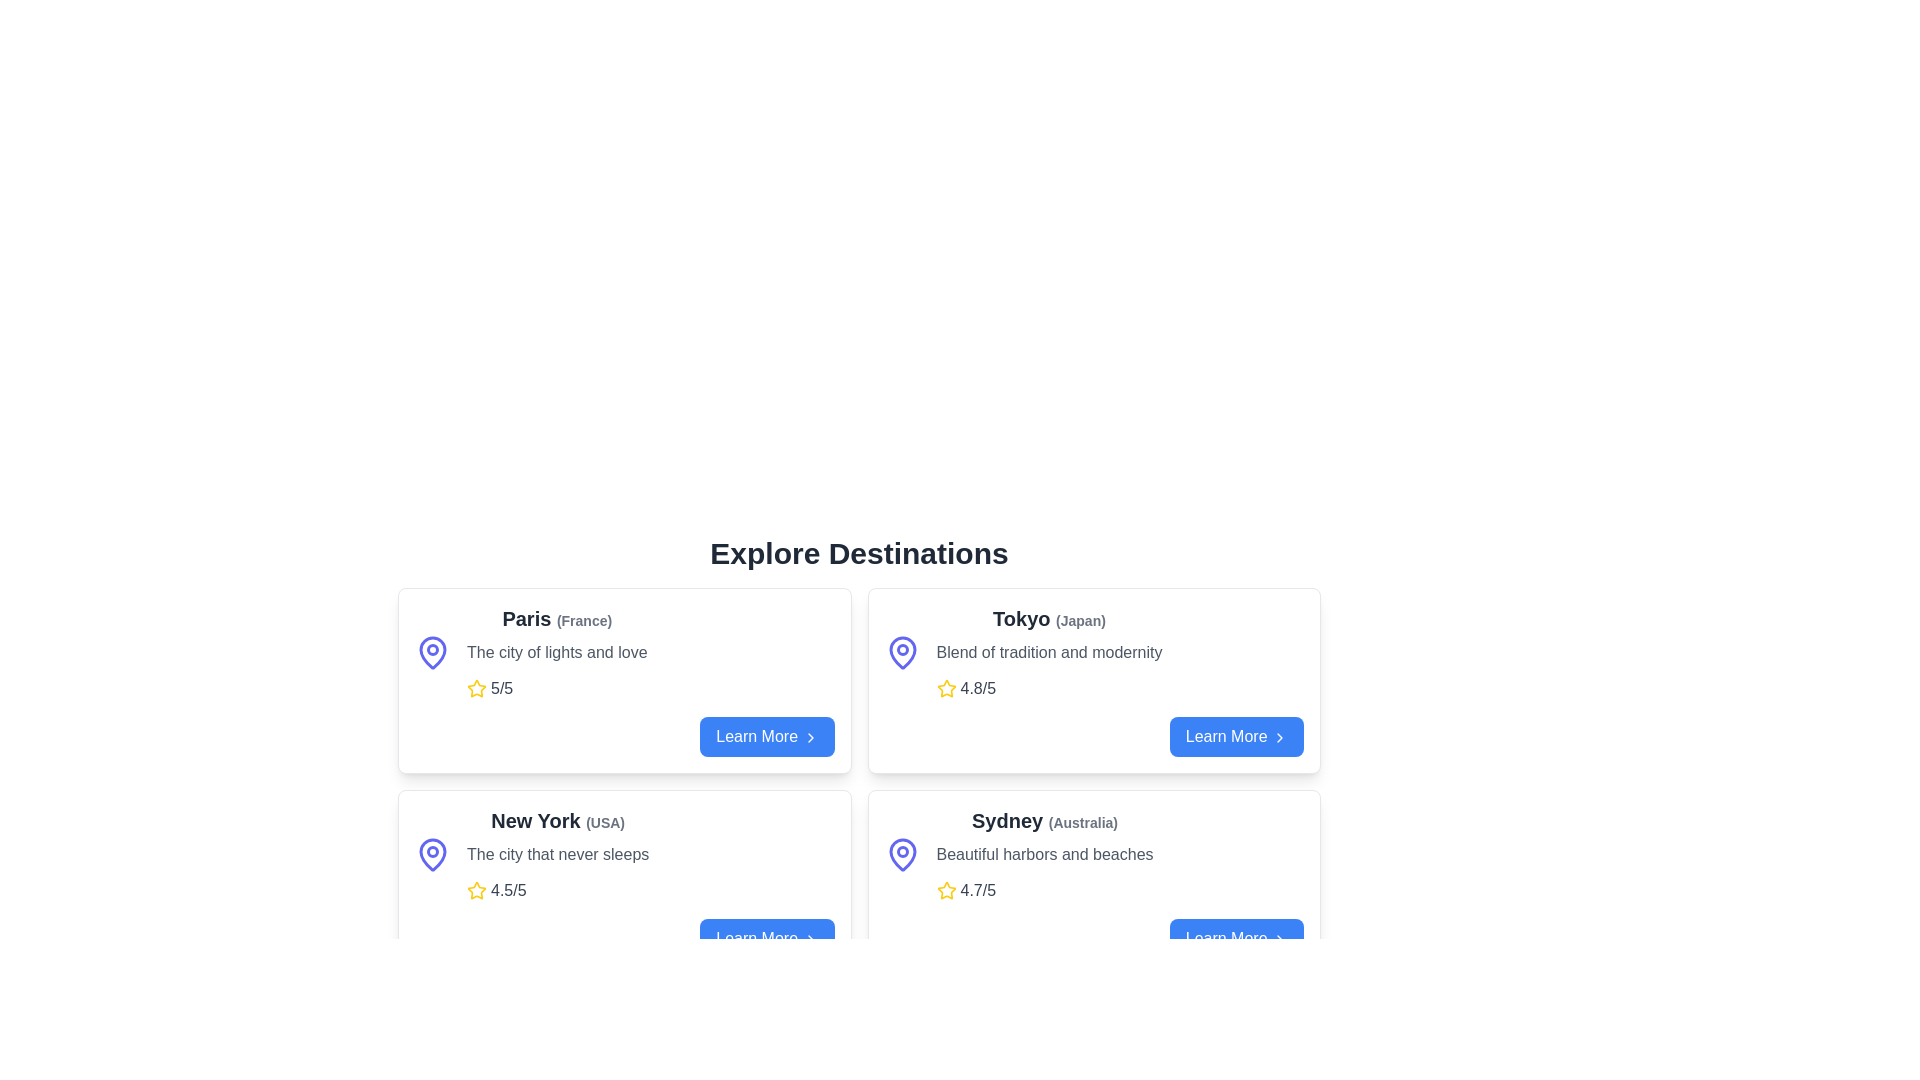 The height and width of the screenshot is (1080, 1920). I want to click on textual label displaying the name of the country, which is '(France)', located to the right of 'Paris' and styled in a smaller, muted gray font, so click(583, 620).